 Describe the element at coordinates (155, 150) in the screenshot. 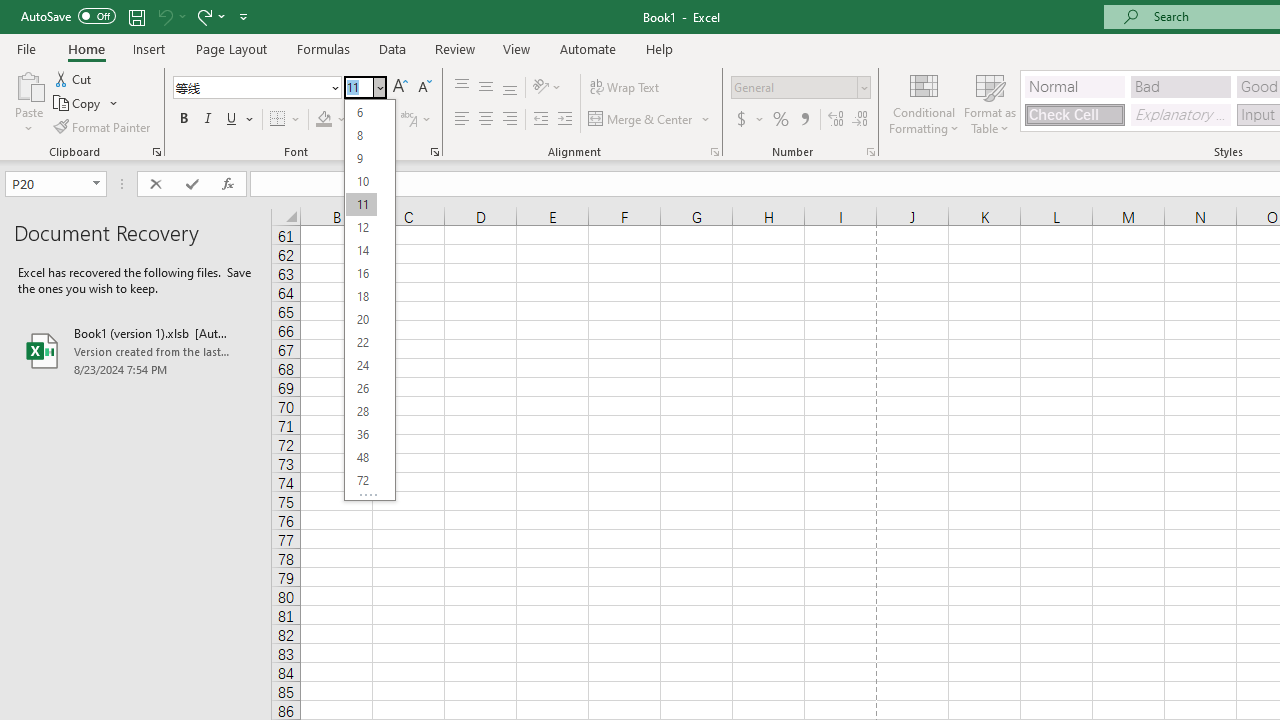

I see `'Office Clipboard...'` at that location.